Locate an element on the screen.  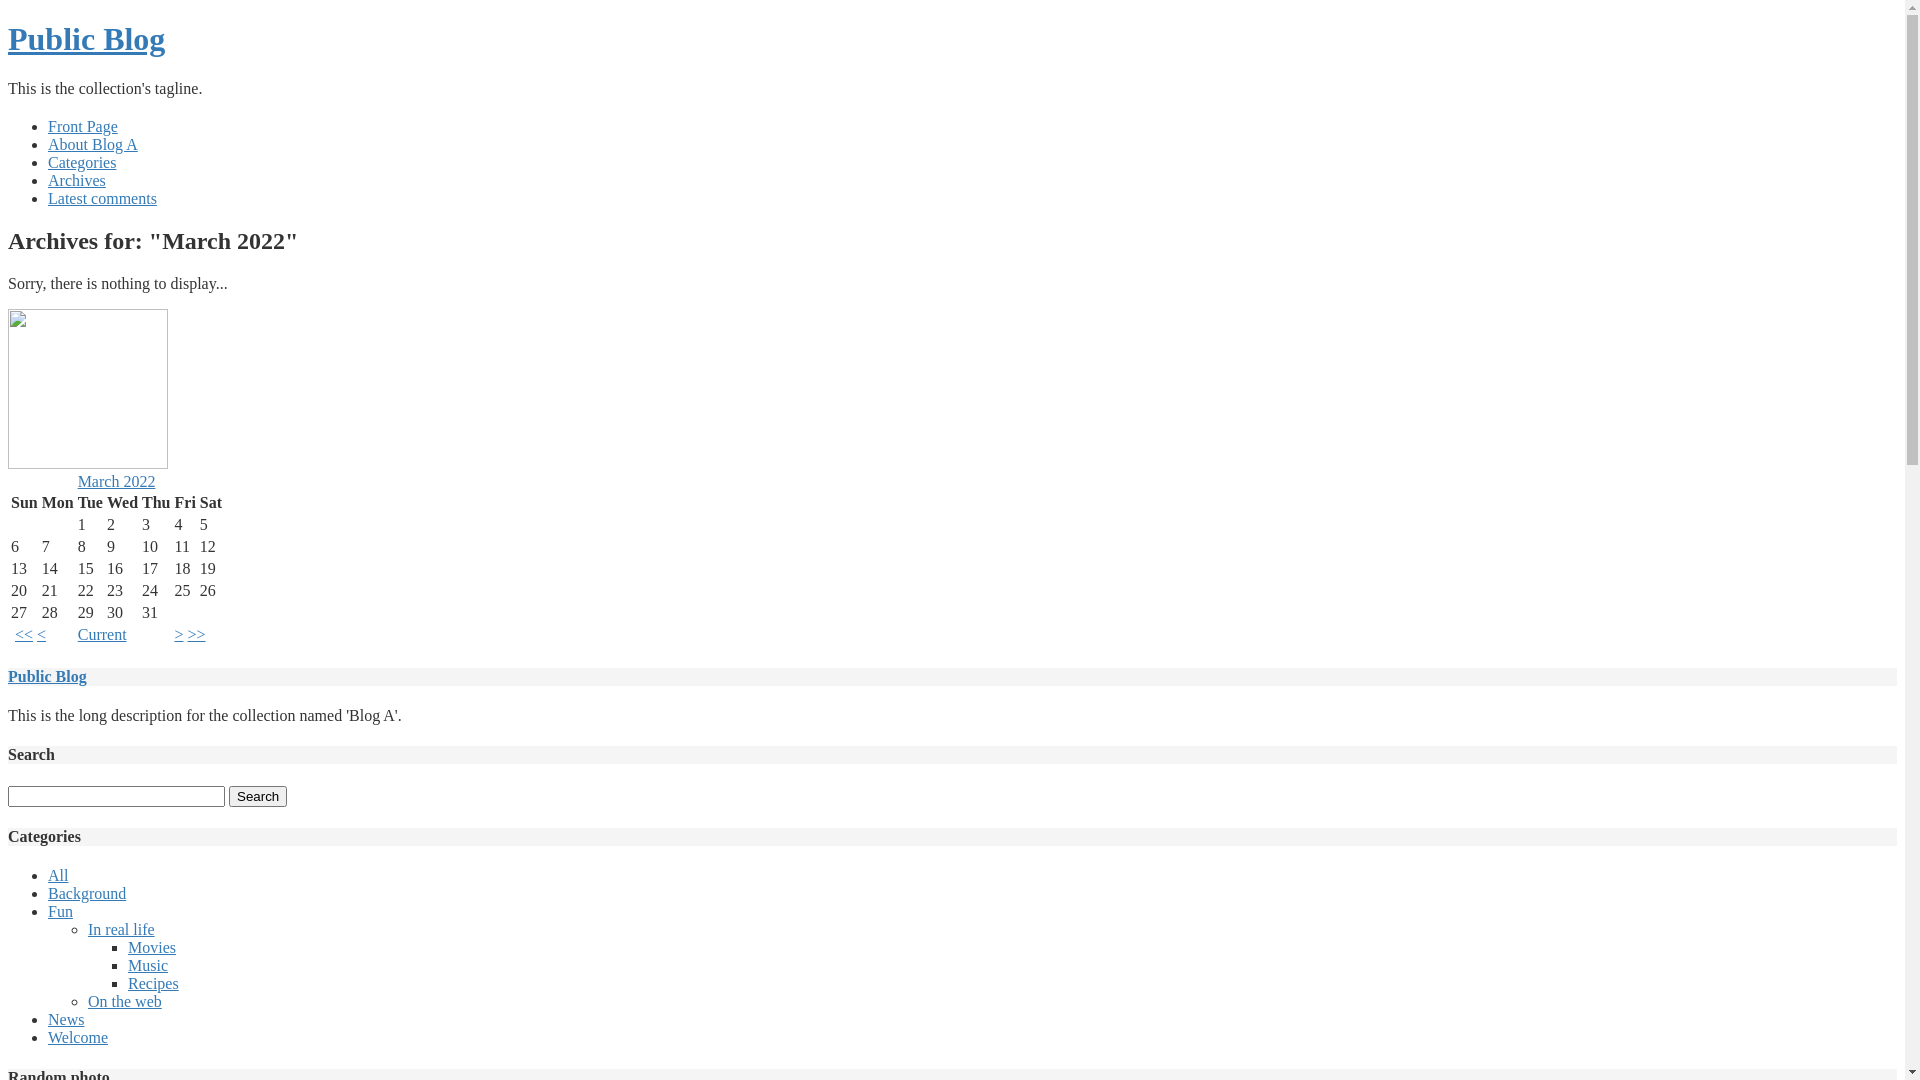
'Categories' is located at coordinates (80, 161).